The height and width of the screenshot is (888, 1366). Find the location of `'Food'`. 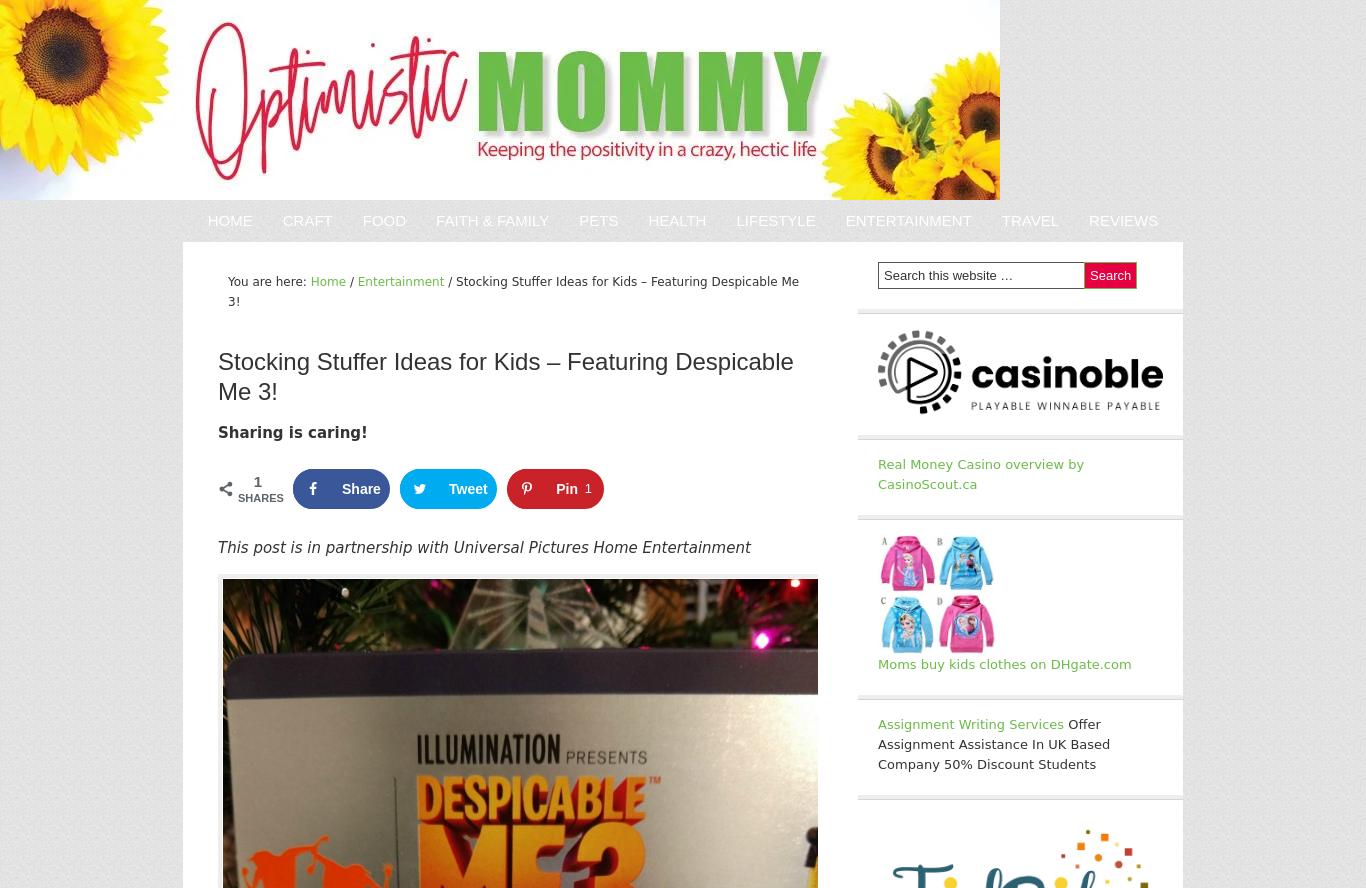

'Food' is located at coordinates (382, 219).